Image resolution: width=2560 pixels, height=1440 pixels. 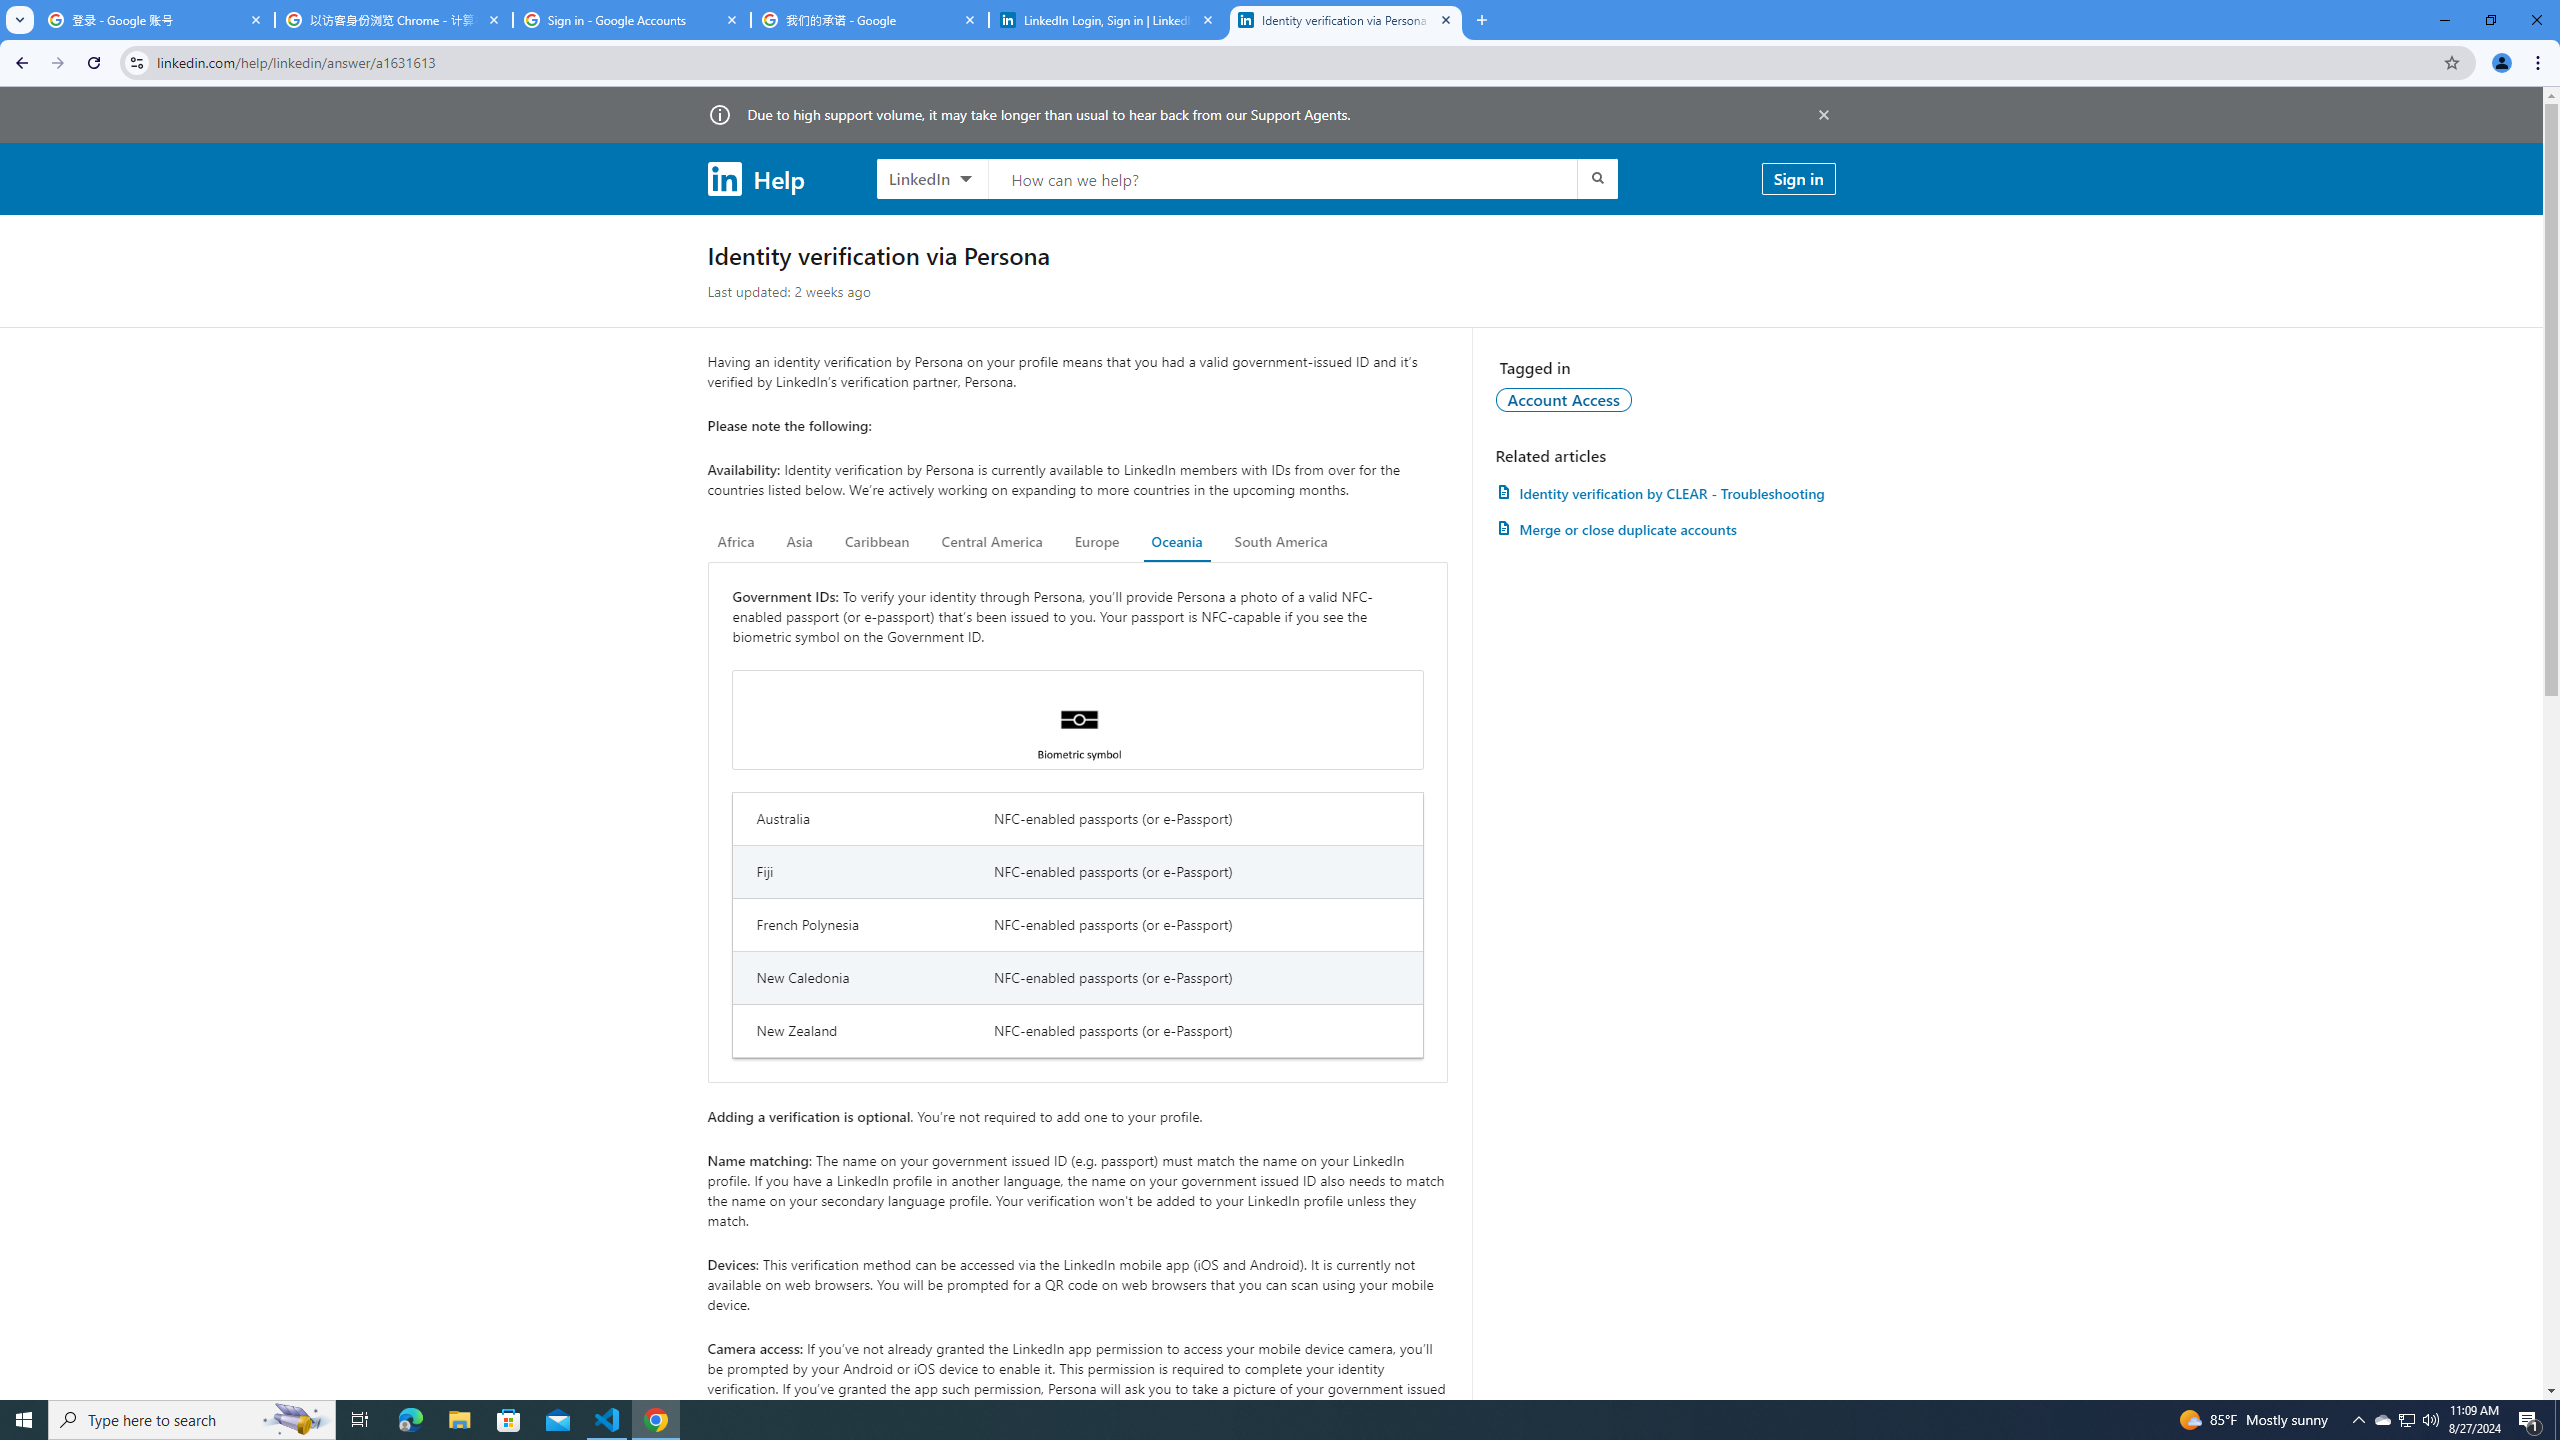 I want to click on 'Central America', so click(x=991, y=541).